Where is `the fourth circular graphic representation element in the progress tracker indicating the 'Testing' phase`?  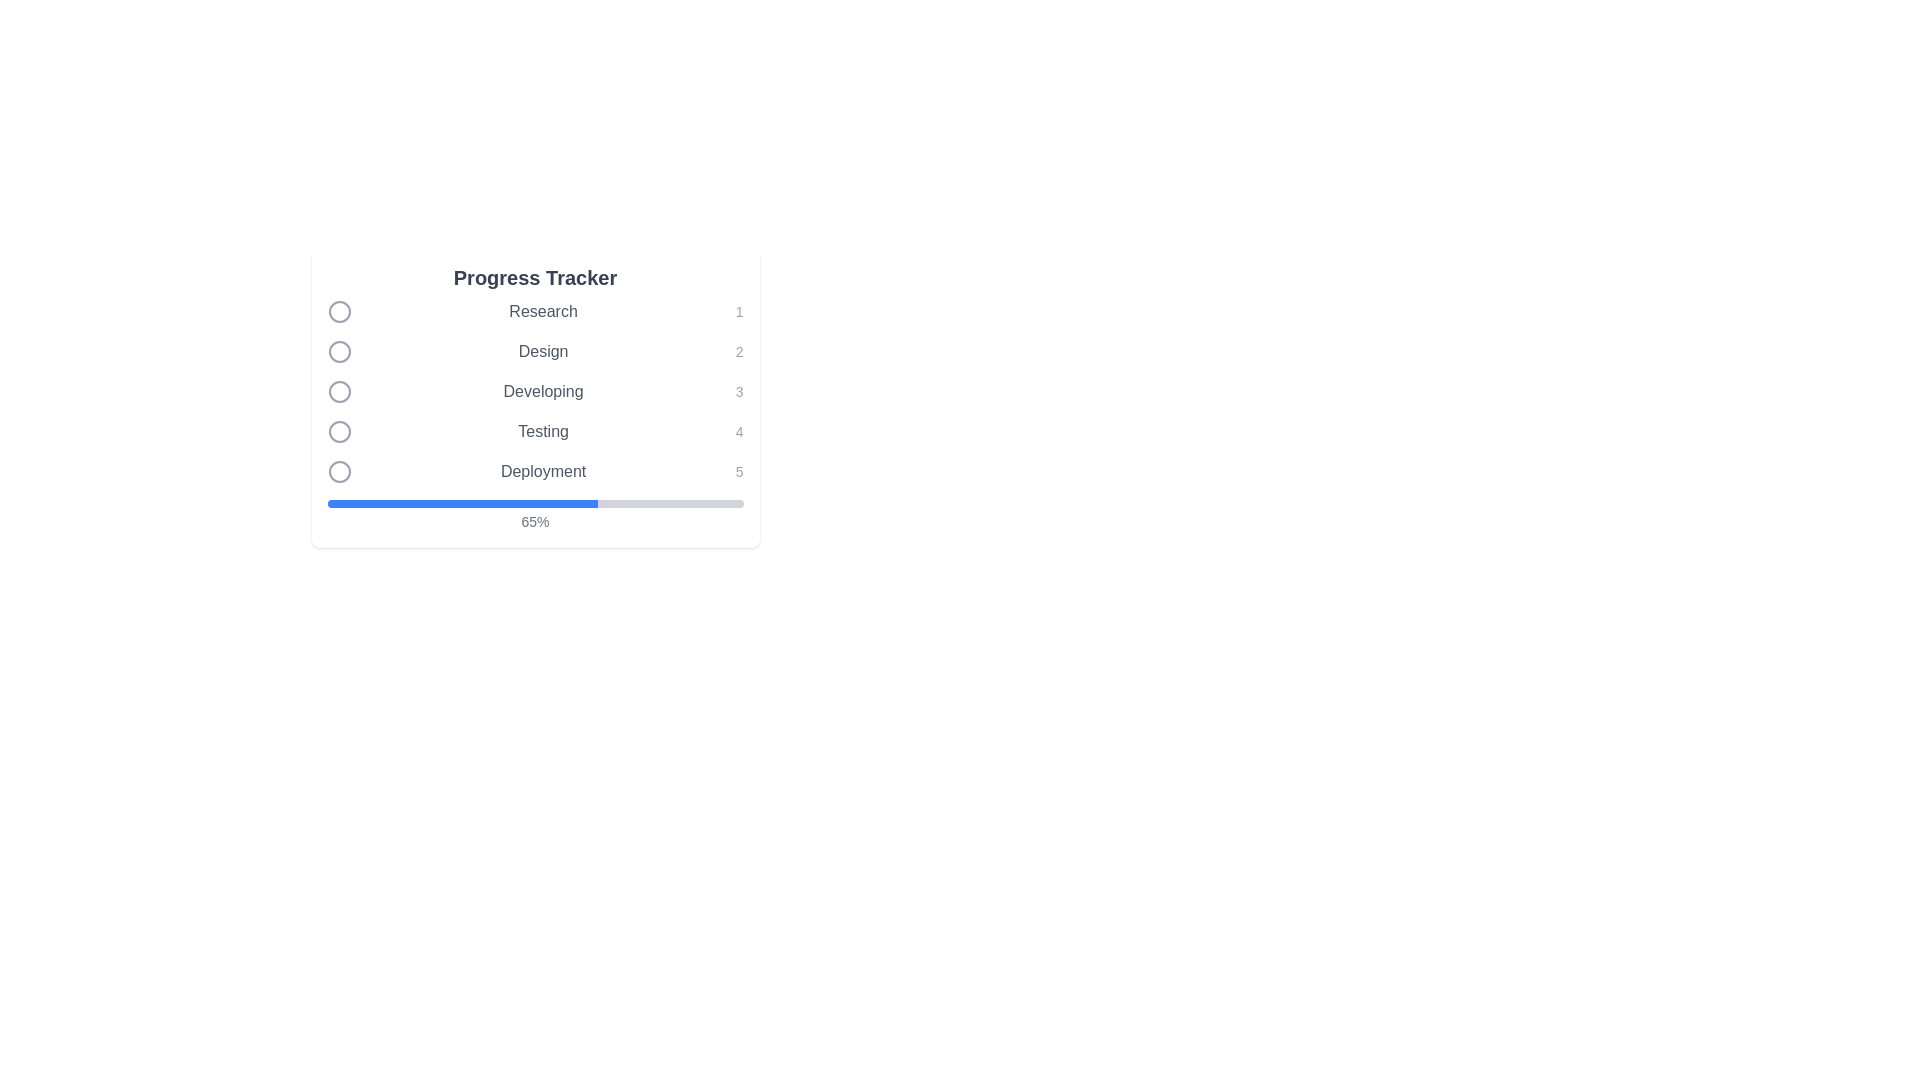 the fourth circular graphic representation element in the progress tracker indicating the 'Testing' phase is located at coordinates (339, 431).